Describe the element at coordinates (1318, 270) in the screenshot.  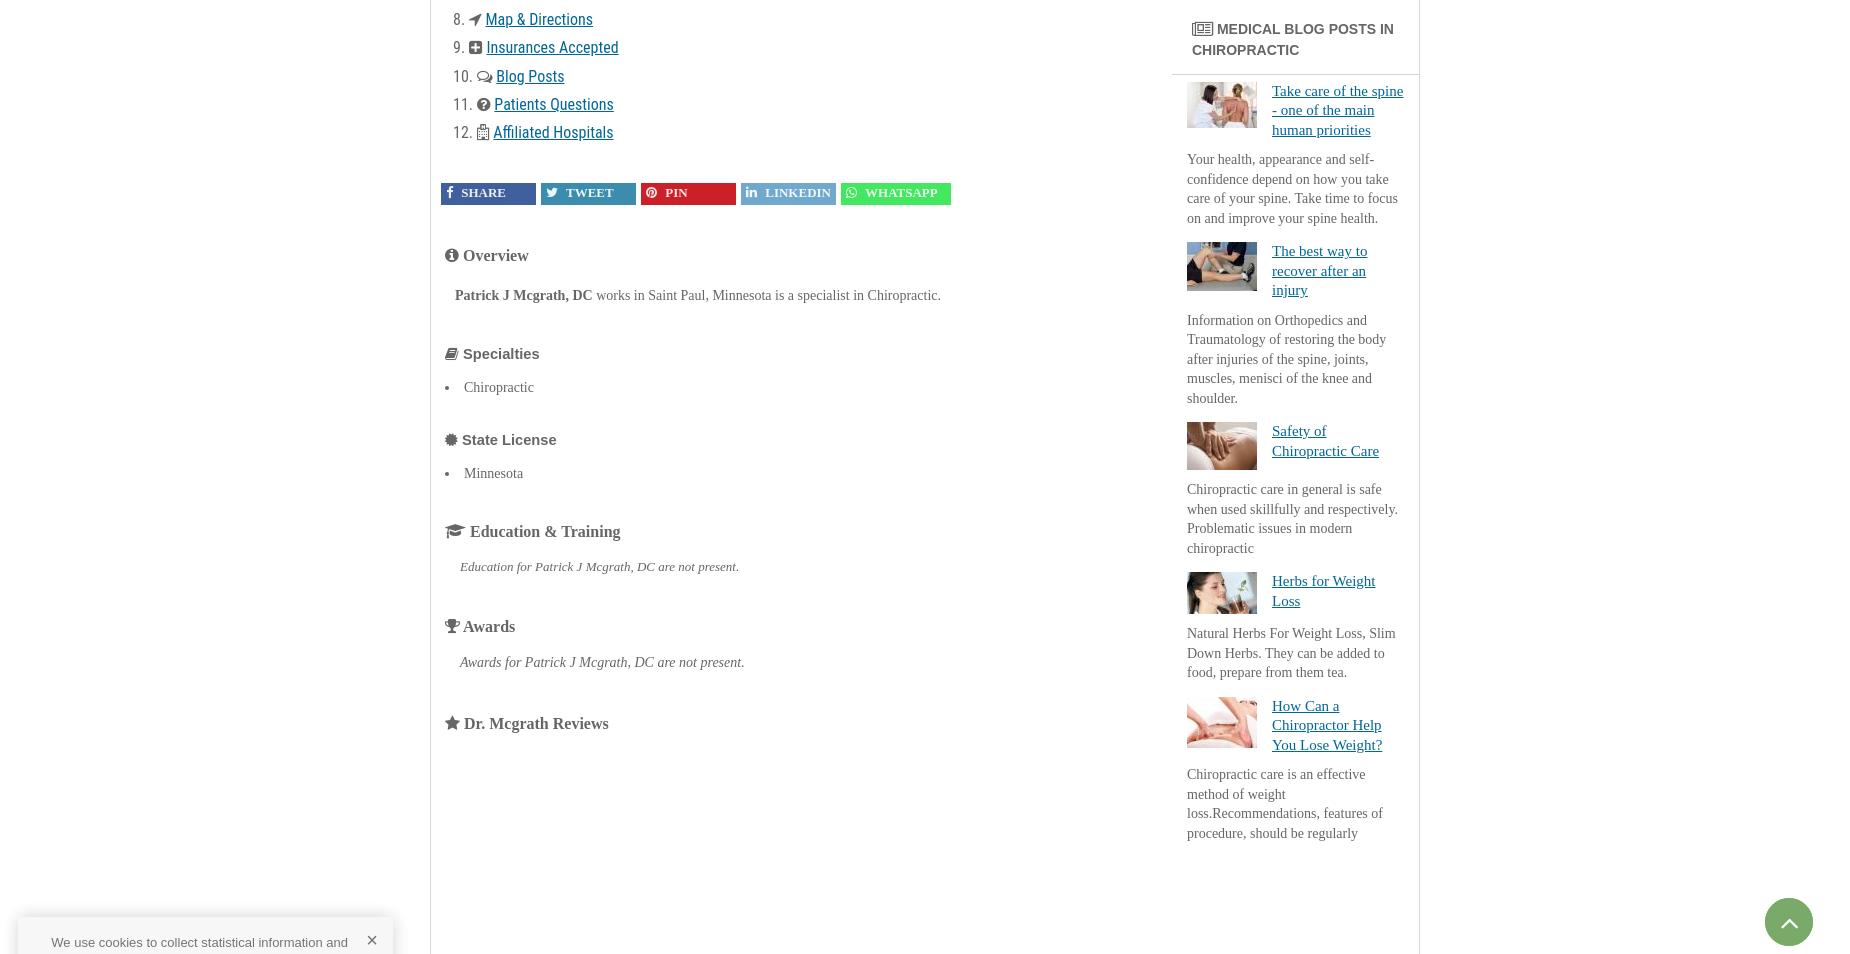
I see `'The best way to recover after an injury'` at that location.